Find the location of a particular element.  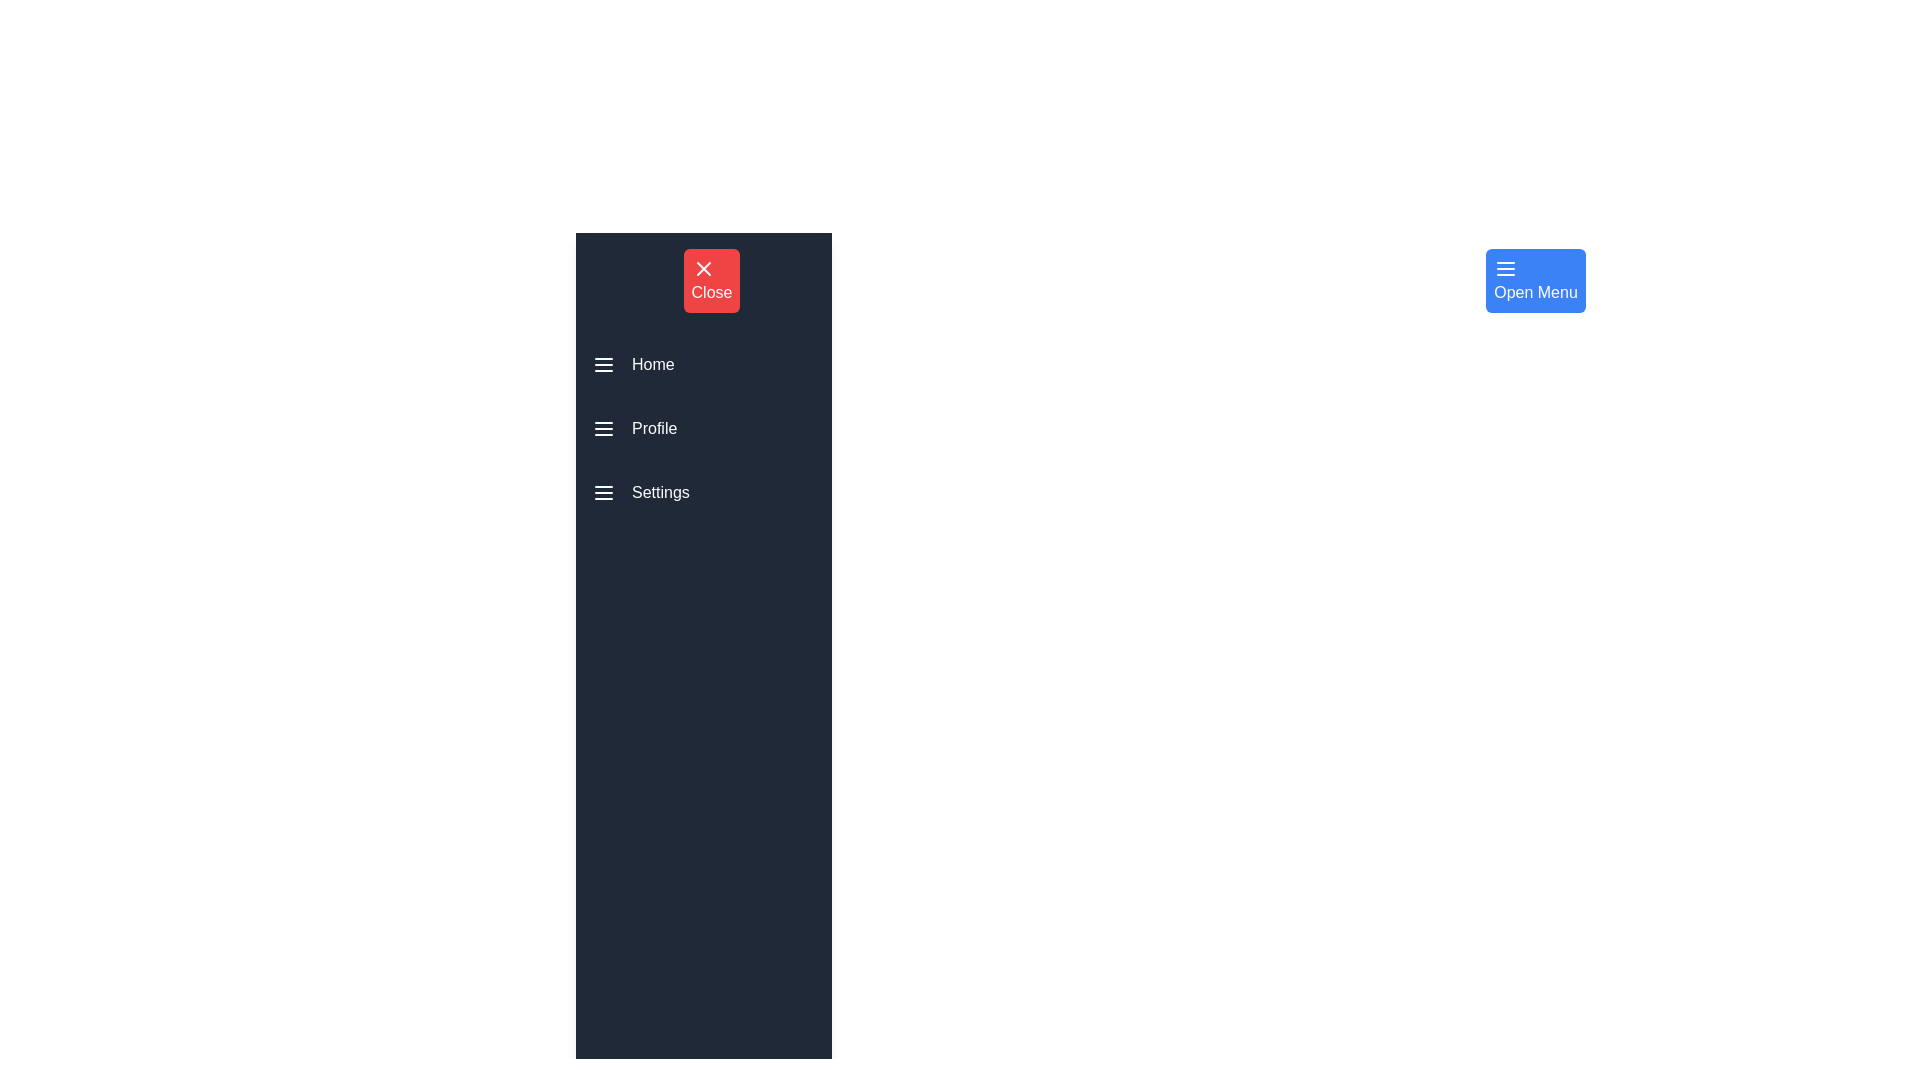

the menu item Home is located at coordinates (704, 365).